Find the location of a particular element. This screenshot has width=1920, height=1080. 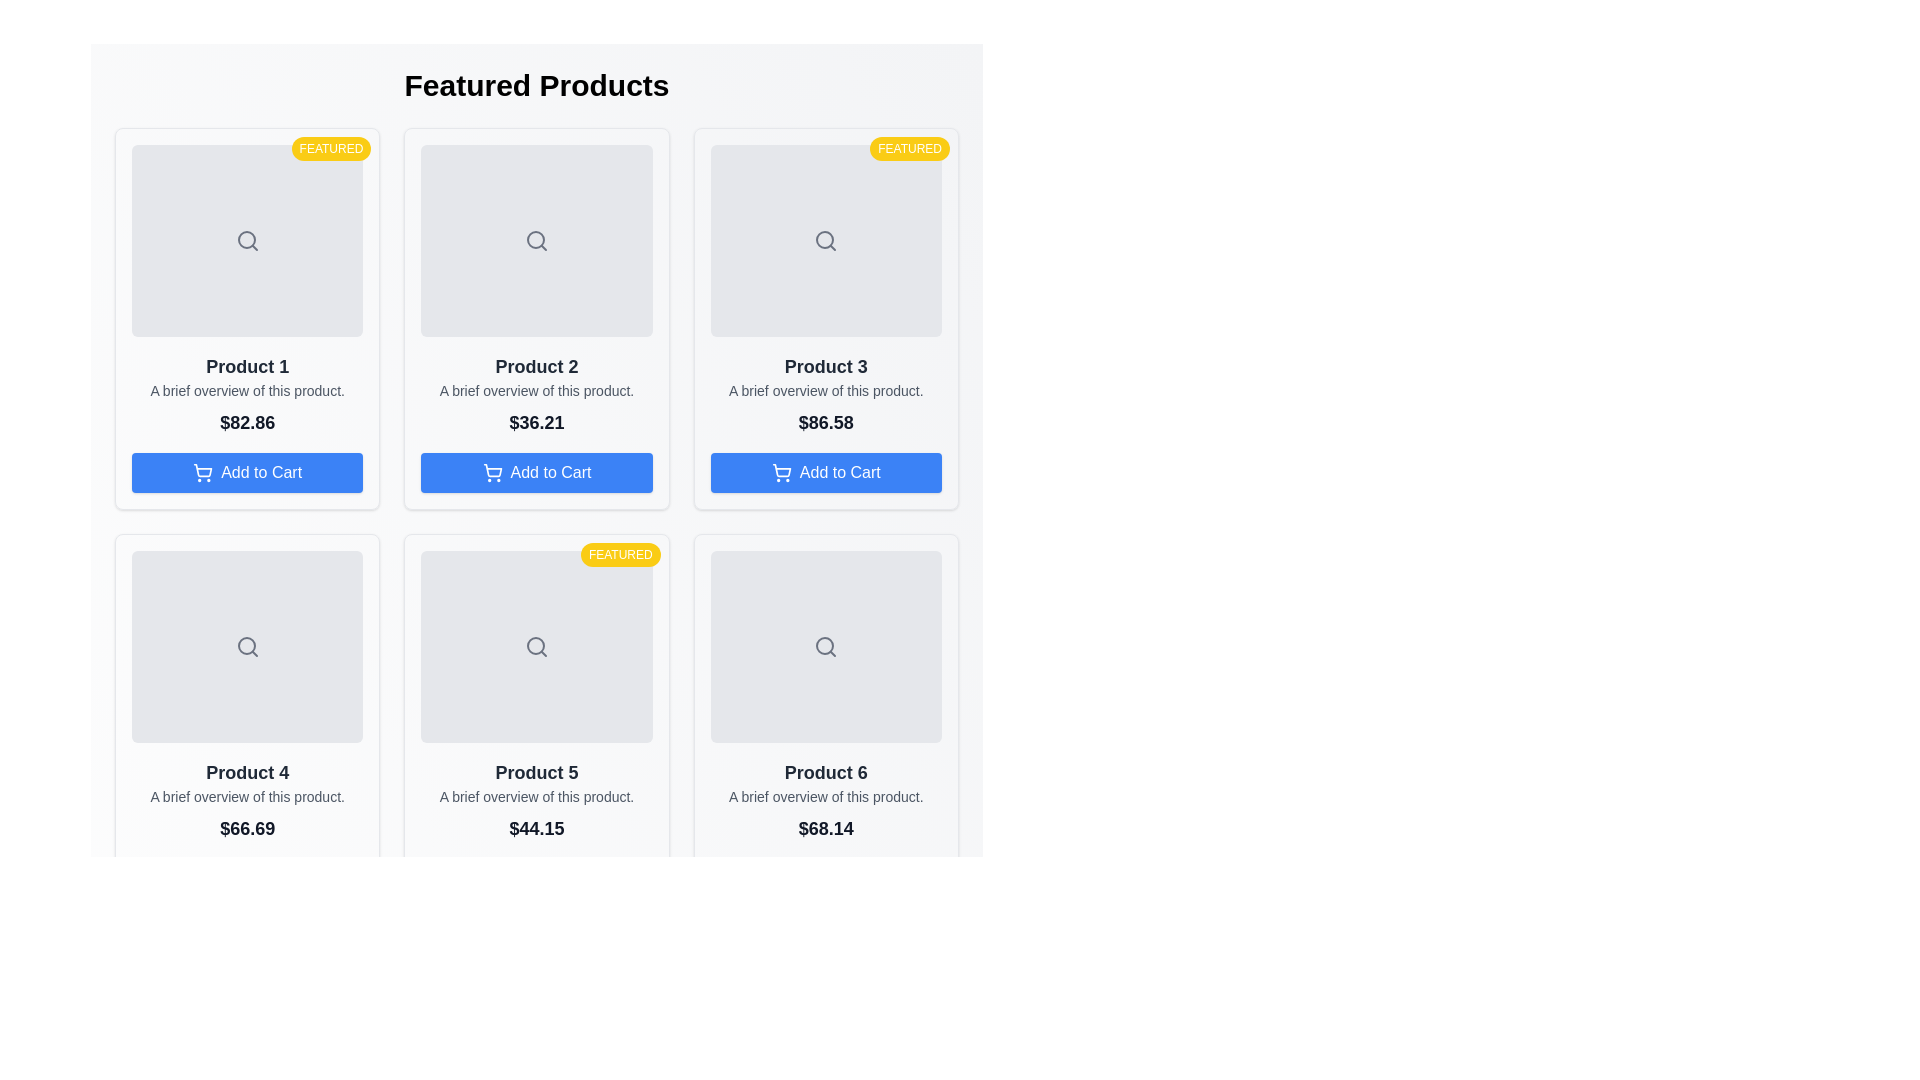

the 'Add to Cart' button icon, which resembles a shopping cart and is located at the bottom of the card for 'Product 2' in the product grid is located at coordinates (203, 470).